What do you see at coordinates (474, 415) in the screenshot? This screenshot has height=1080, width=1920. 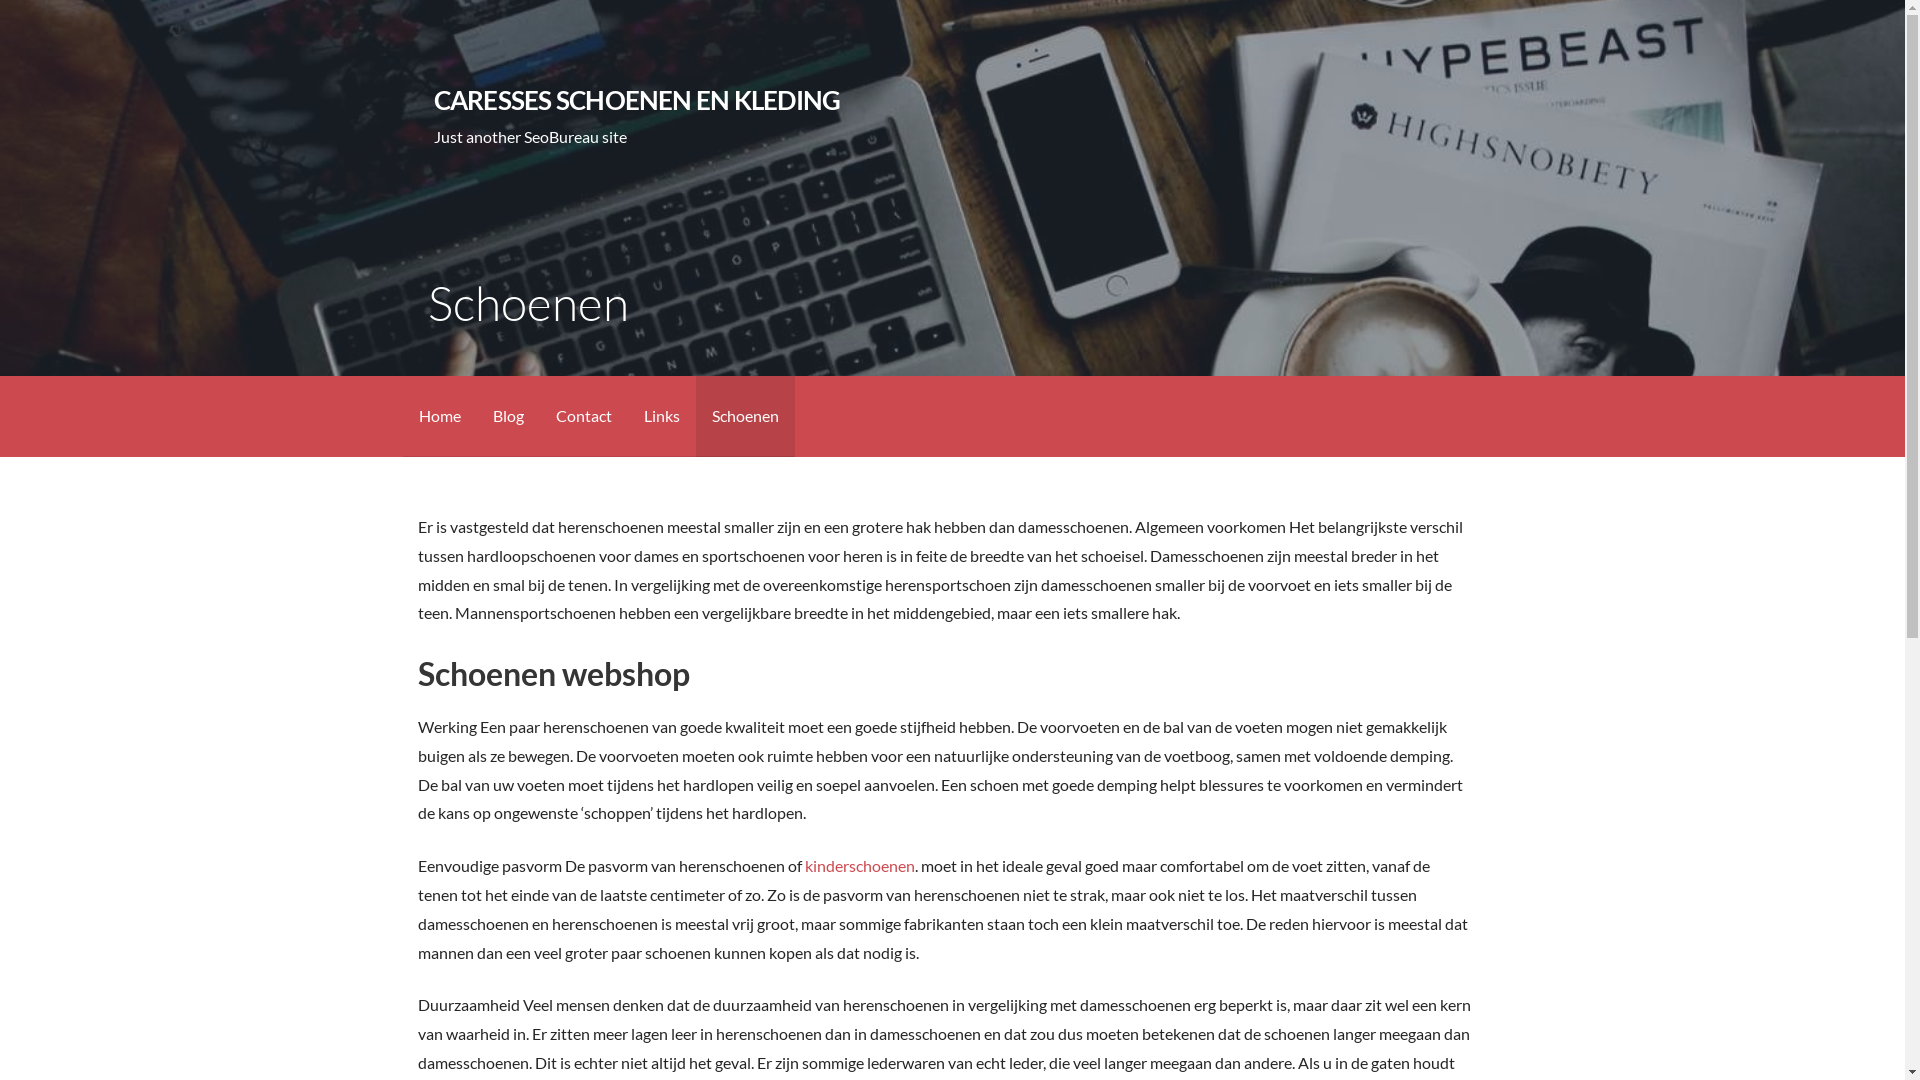 I see `'Blog'` at bounding box center [474, 415].